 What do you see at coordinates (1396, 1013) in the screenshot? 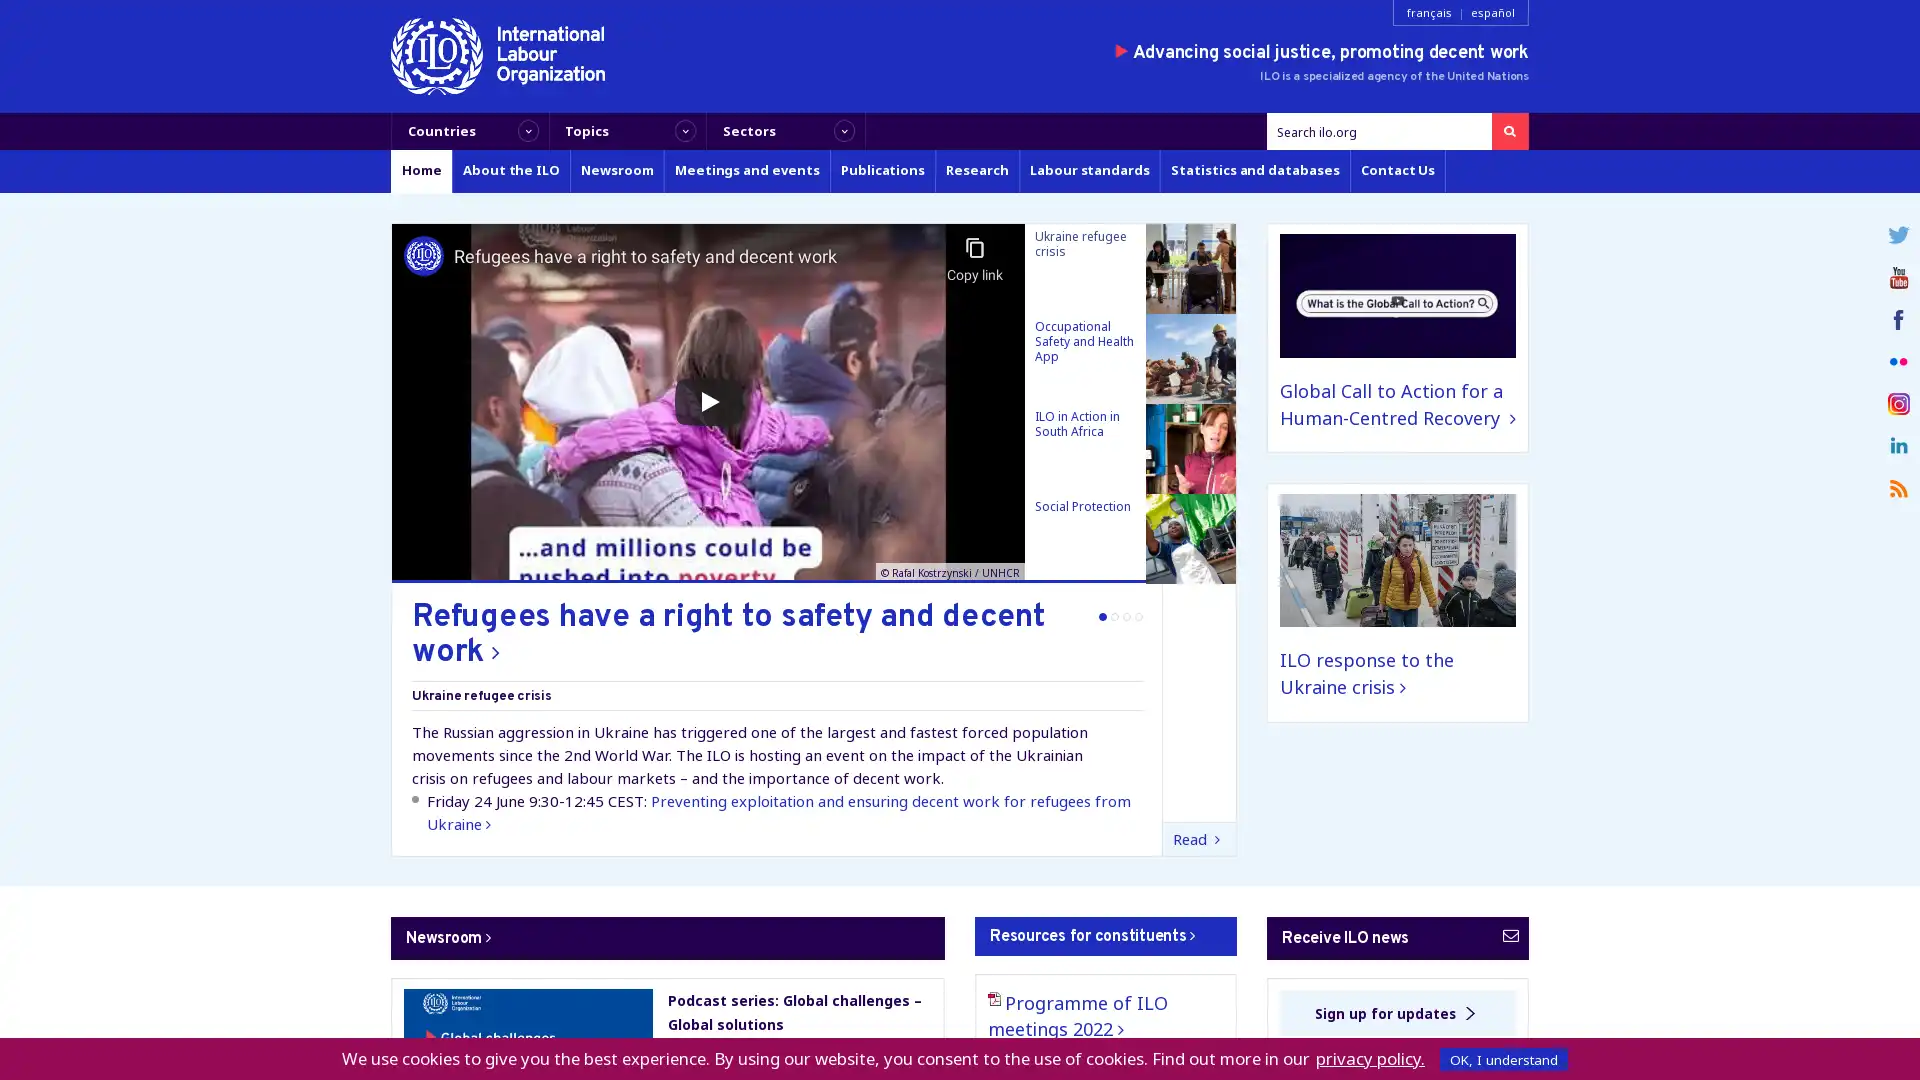
I see `Sign up for updates` at bounding box center [1396, 1013].